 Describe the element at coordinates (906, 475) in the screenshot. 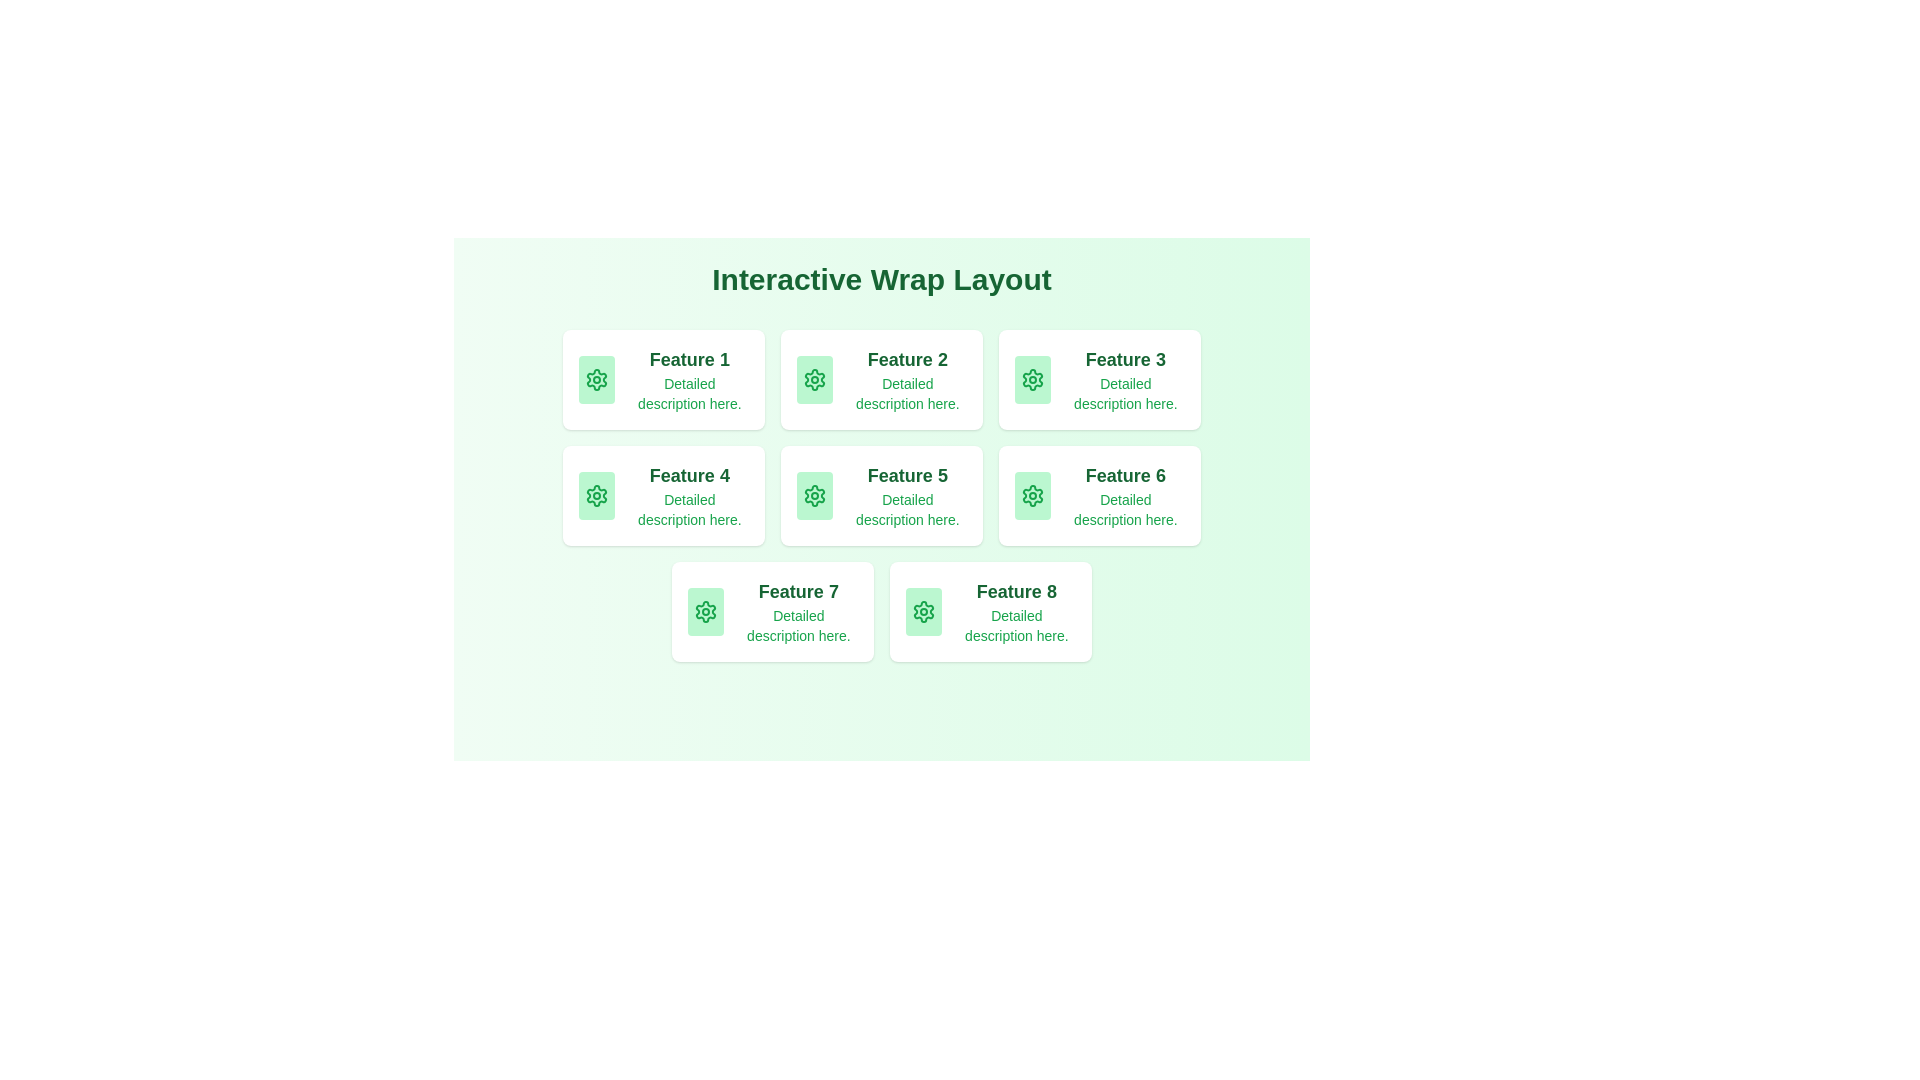

I see `the bold green text labeled 'Feature 5' to trigger any available tooltip or interaction` at that location.